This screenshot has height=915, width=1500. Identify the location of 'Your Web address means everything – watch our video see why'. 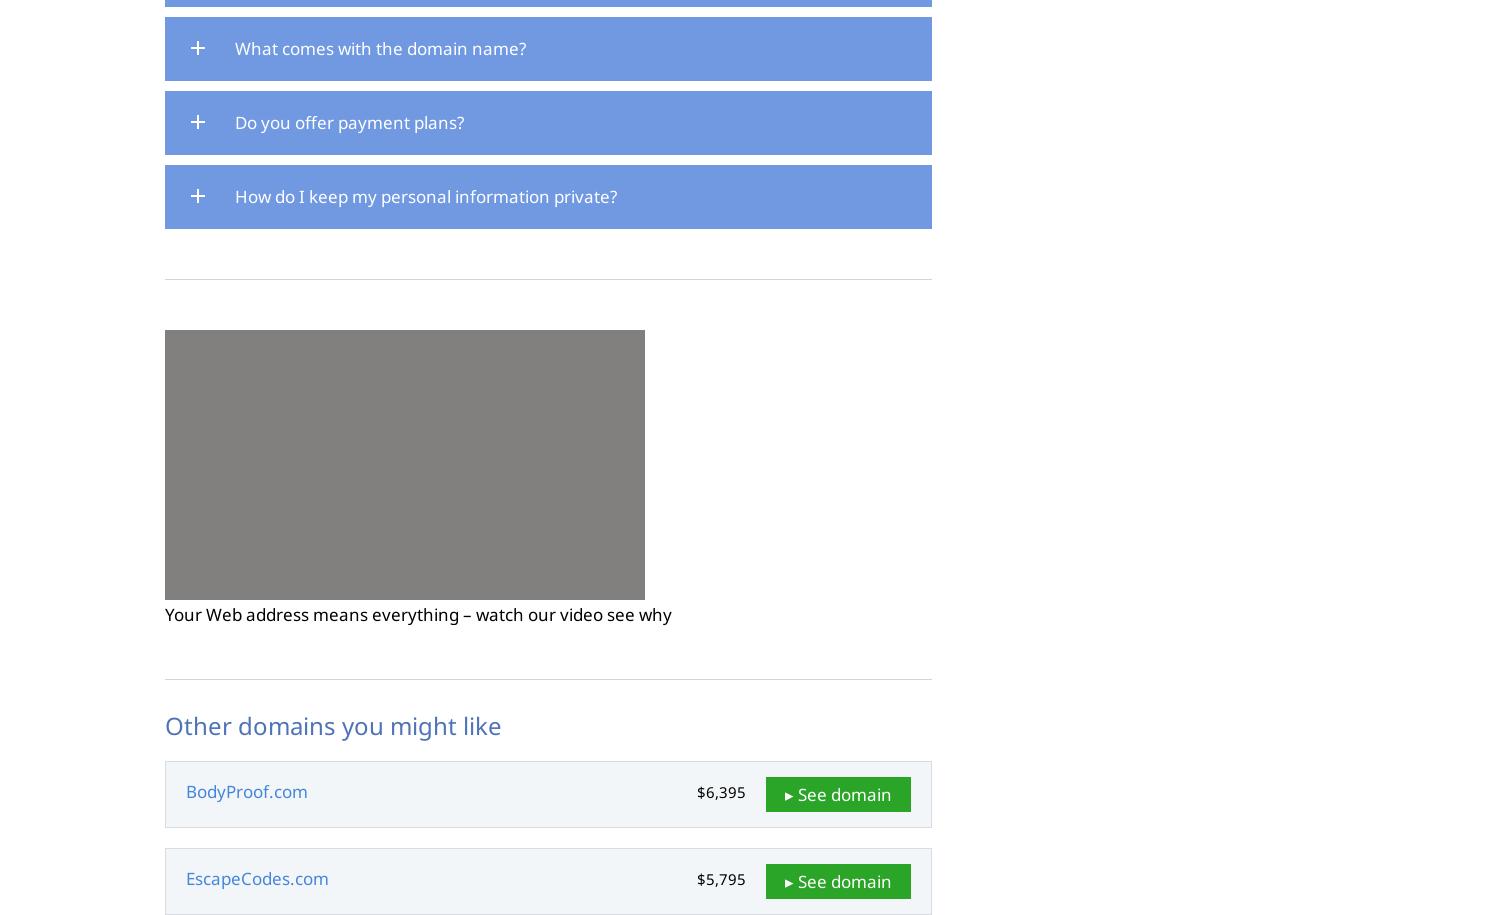
(418, 613).